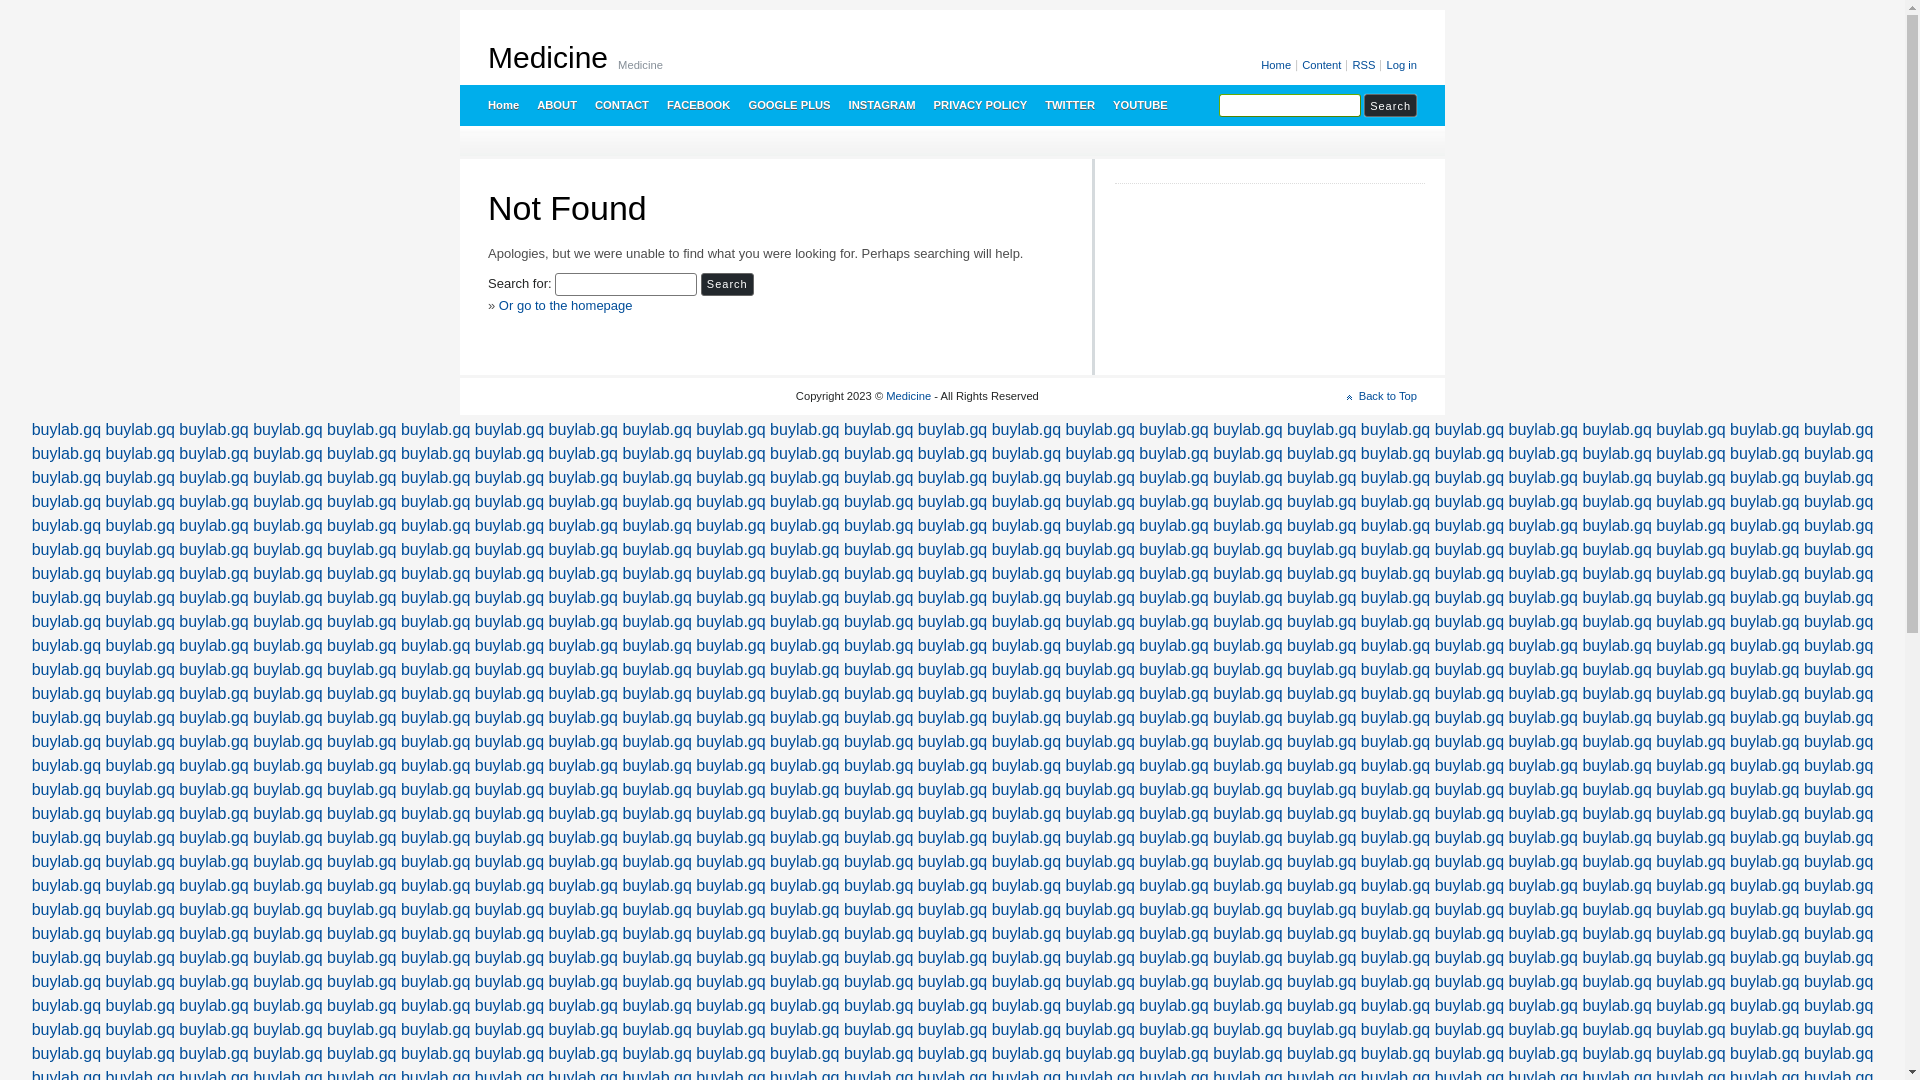  What do you see at coordinates (66, 453) in the screenshot?
I see `'buylab.gq'` at bounding box center [66, 453].